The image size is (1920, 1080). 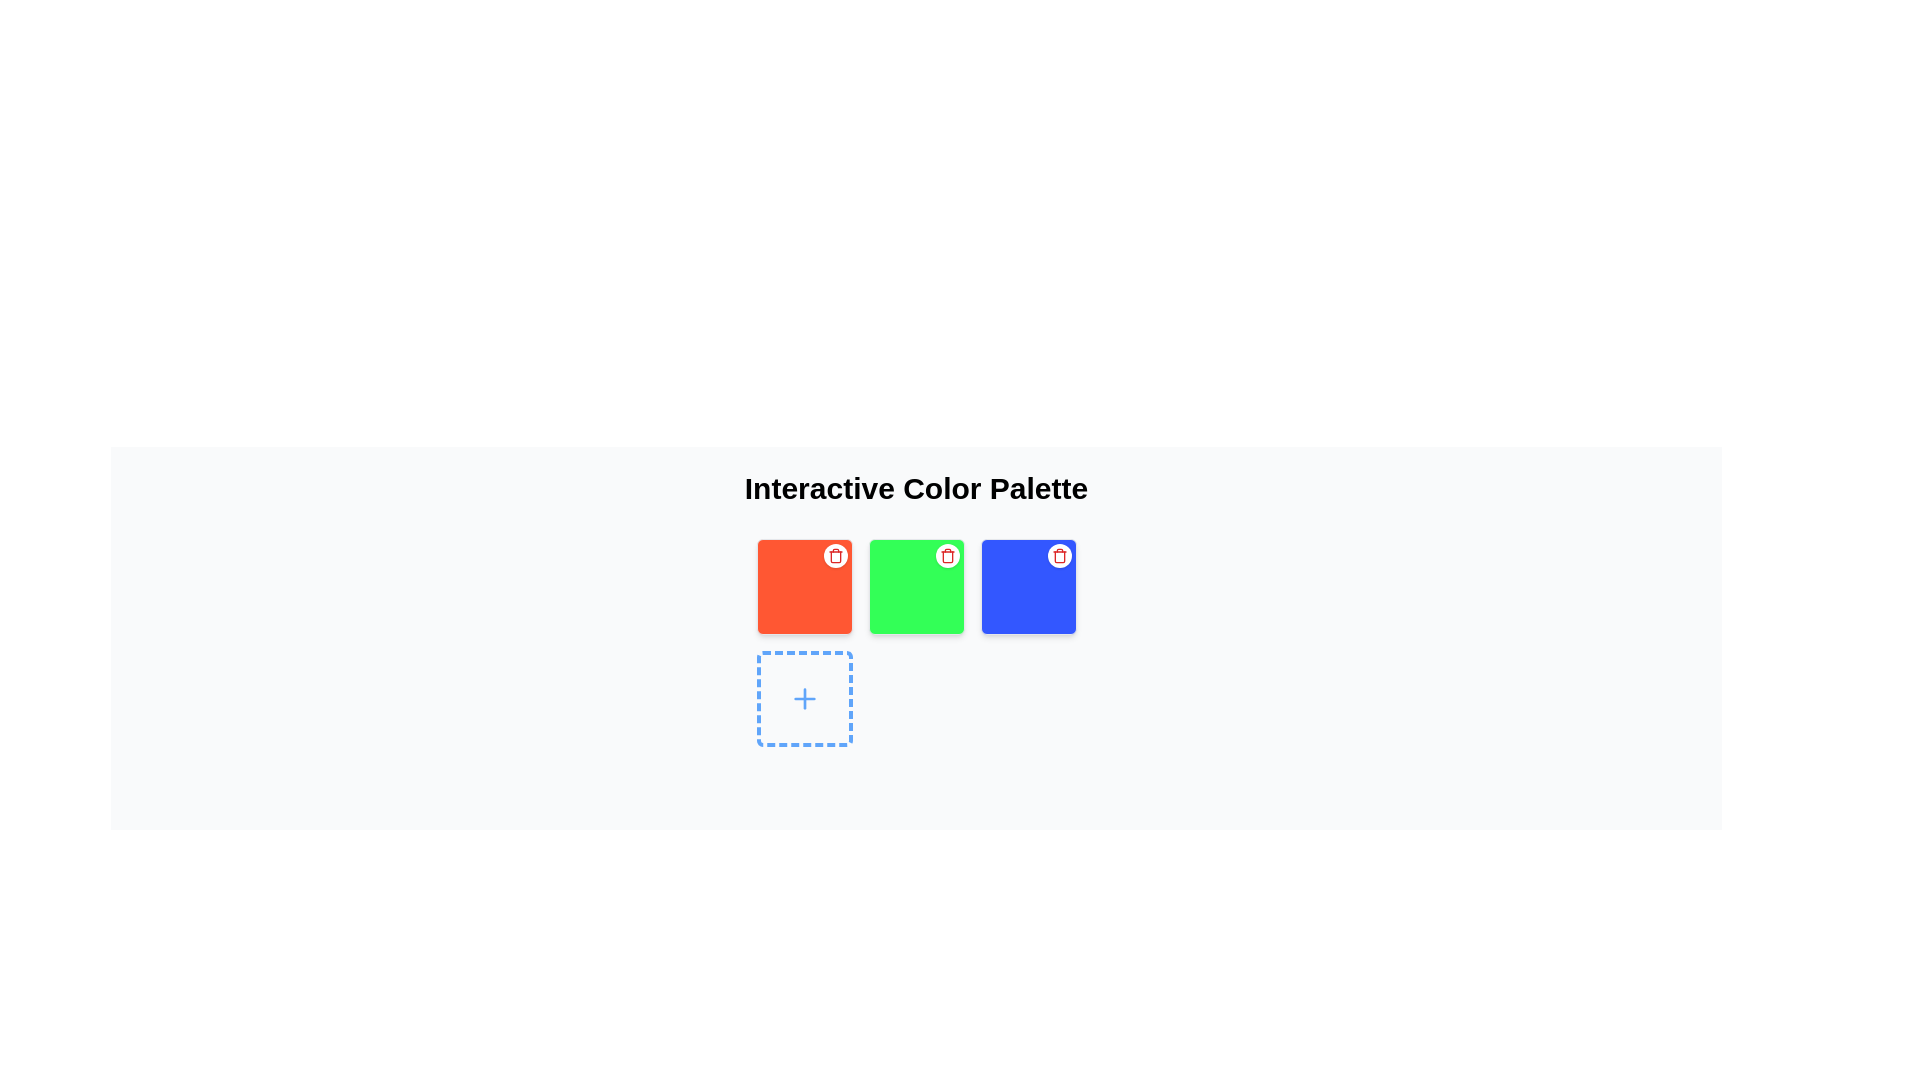 What do you see at coordinates (804, 697) in the screenshot?
I see `the interactive button for adding a new item in the bottom-left position of the grid layout` at bounding box center [804, 697].